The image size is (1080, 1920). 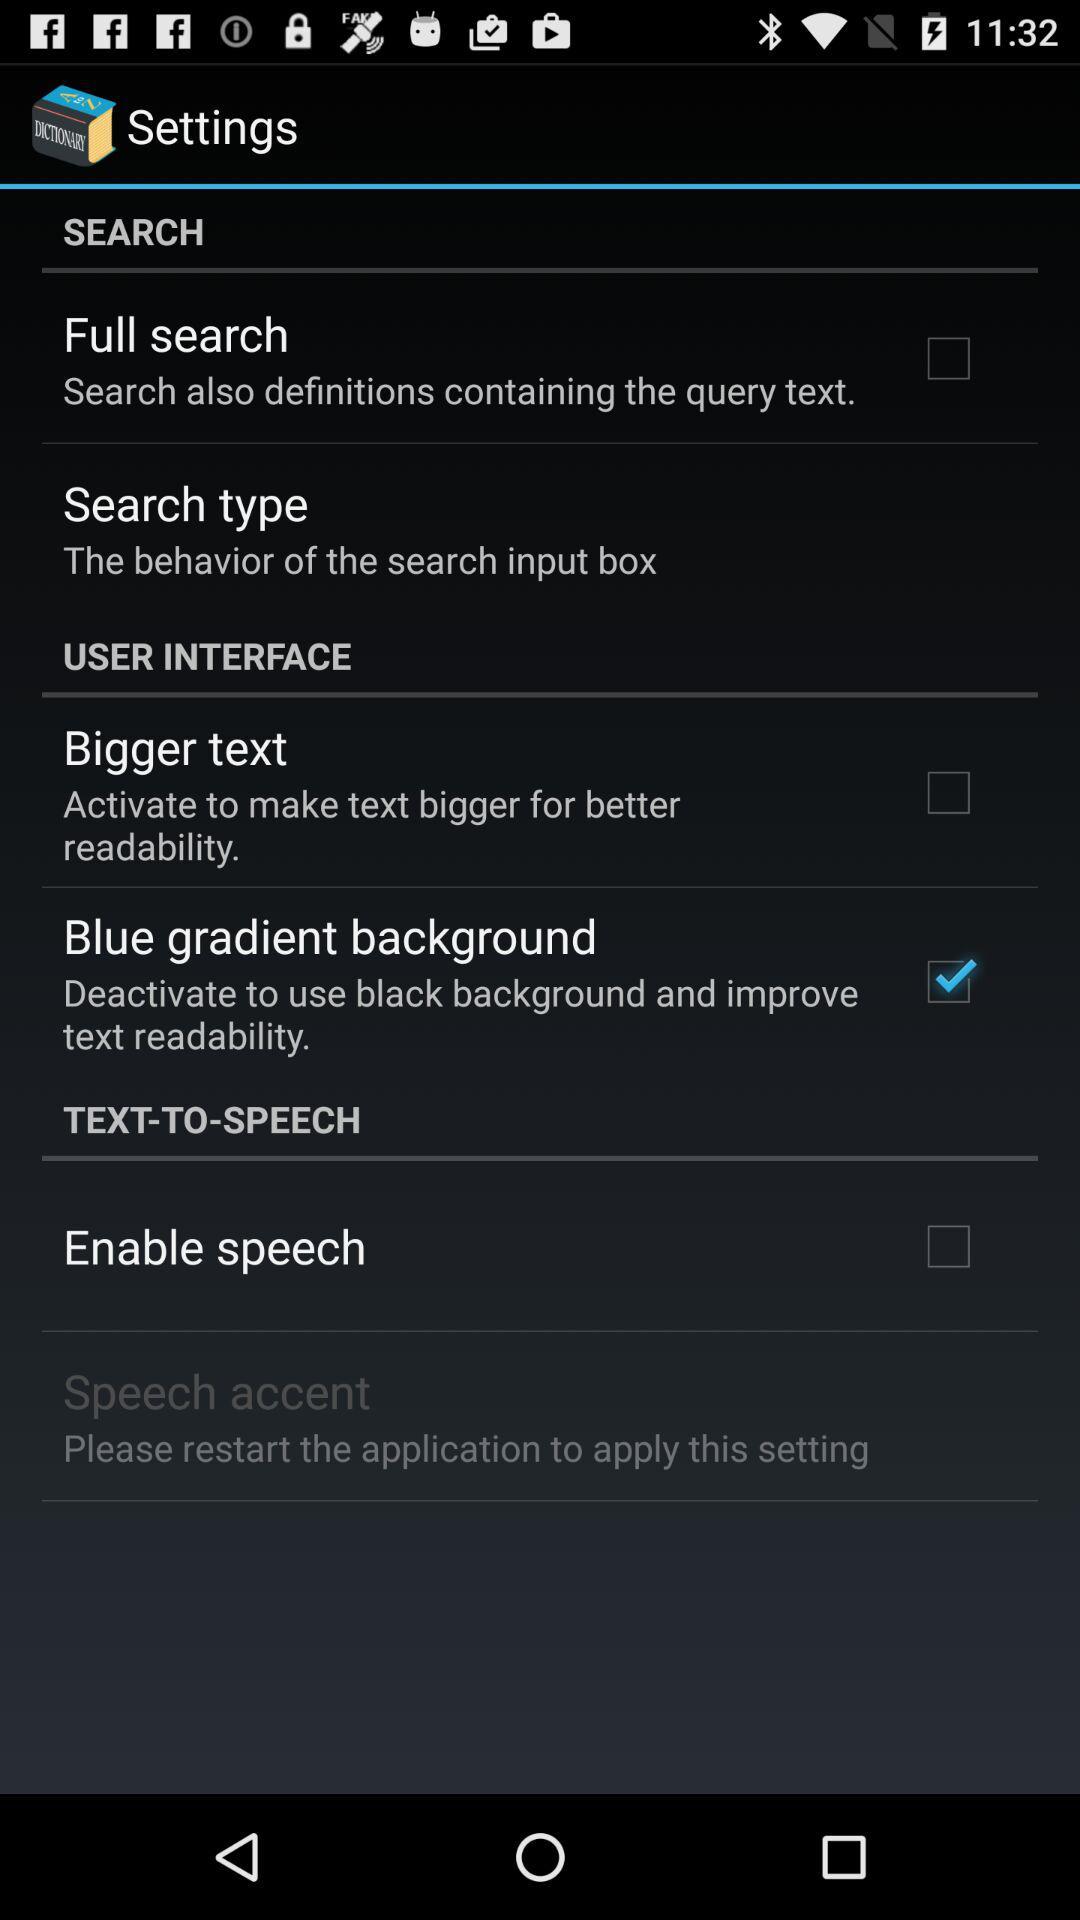 I want to click on item above deactivate to use, so click(x=329, y=934).